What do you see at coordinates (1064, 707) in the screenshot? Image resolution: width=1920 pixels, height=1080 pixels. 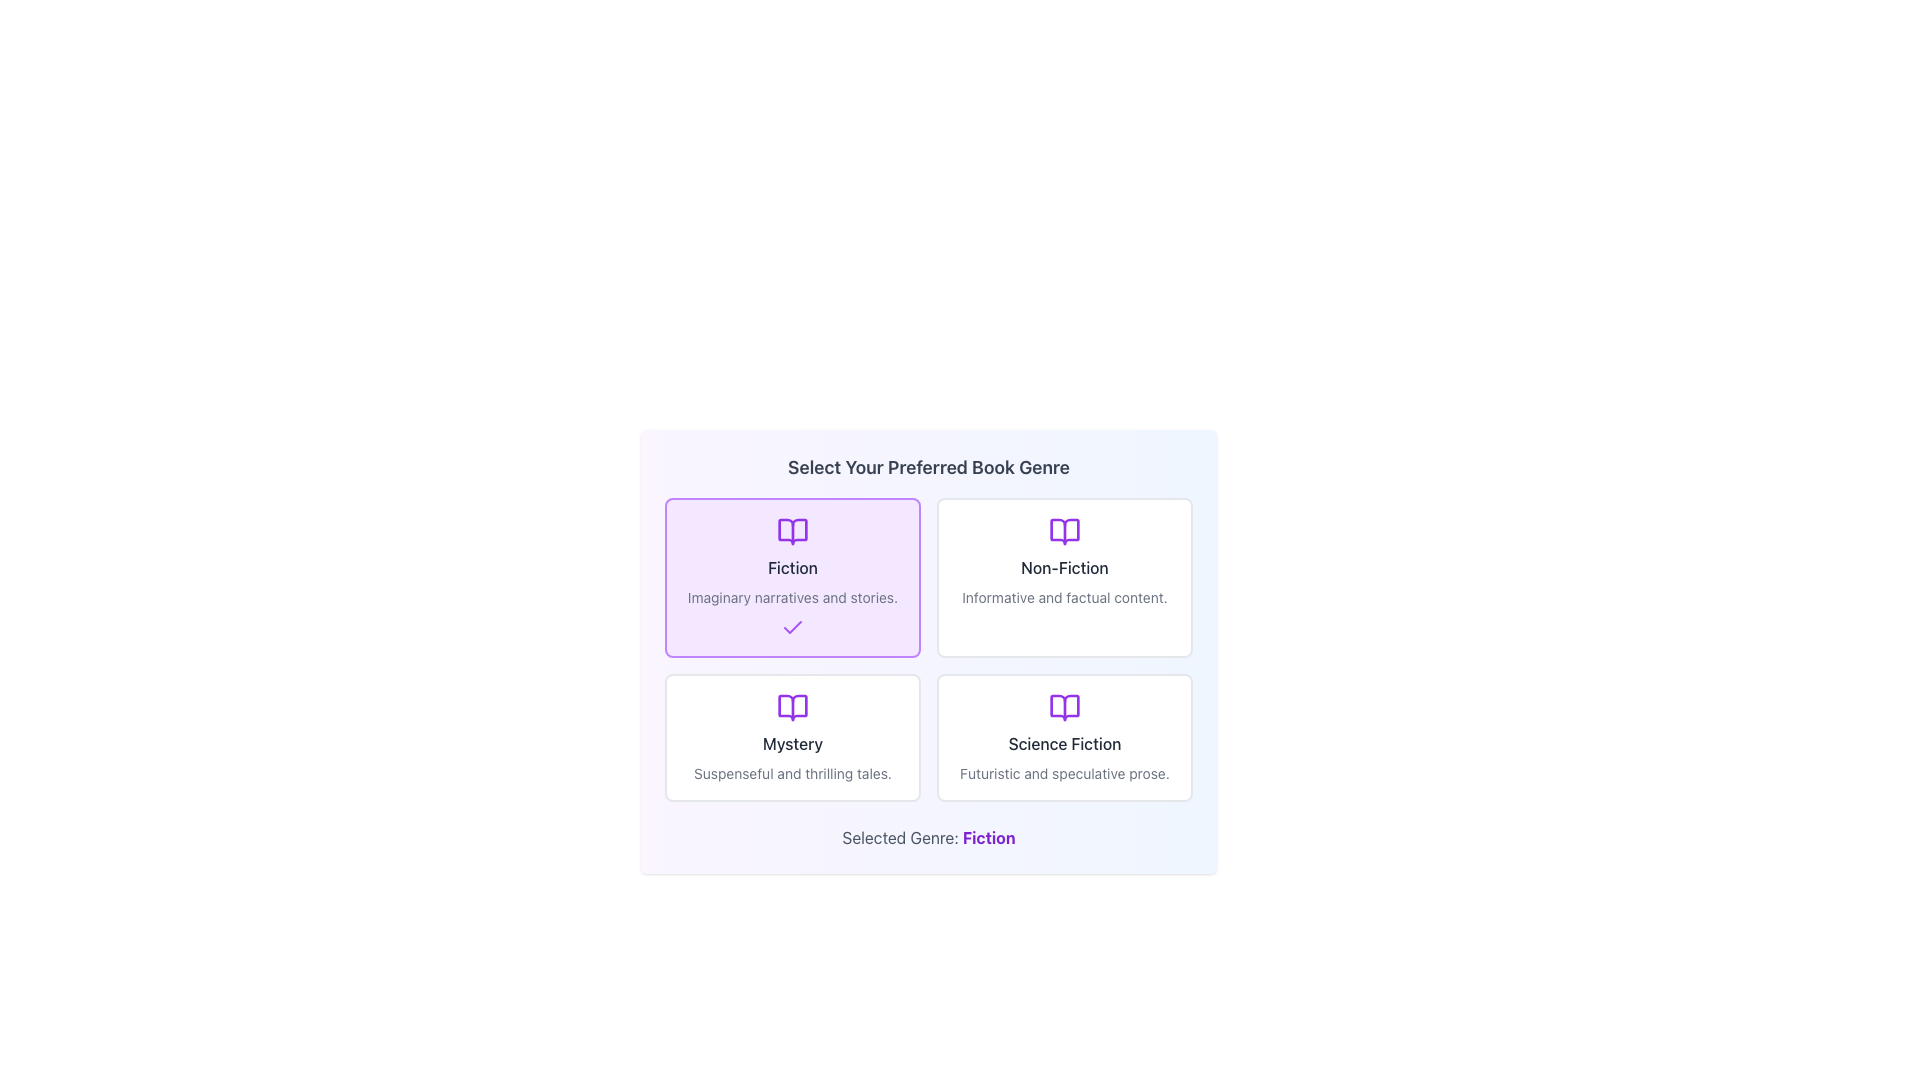 I see `the Science Fiction genre icon located at the upper section of the Science Fiction card, positioned directly above the text 'Science Fiction' and 'Futuristic and speculative prose.'` at bounding box center [1064, 707].